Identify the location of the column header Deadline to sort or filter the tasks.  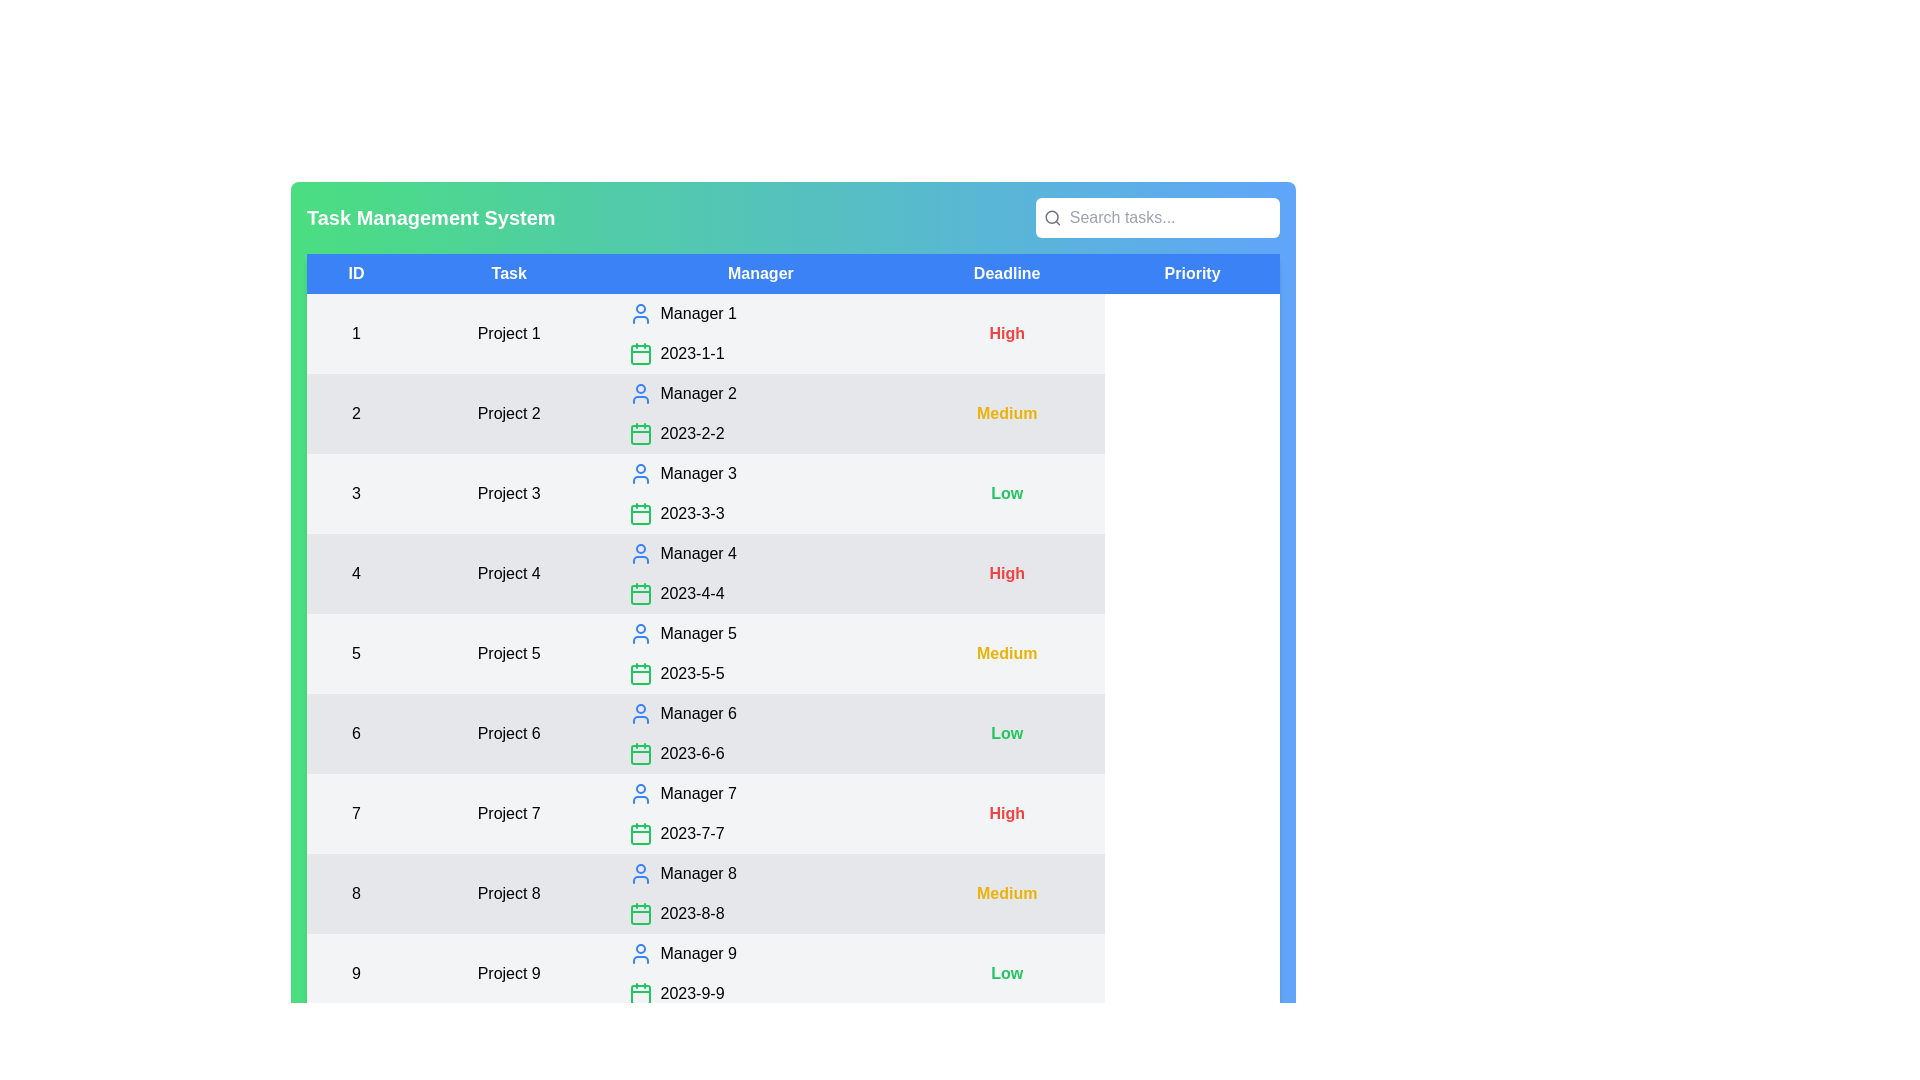
(1007, 273).